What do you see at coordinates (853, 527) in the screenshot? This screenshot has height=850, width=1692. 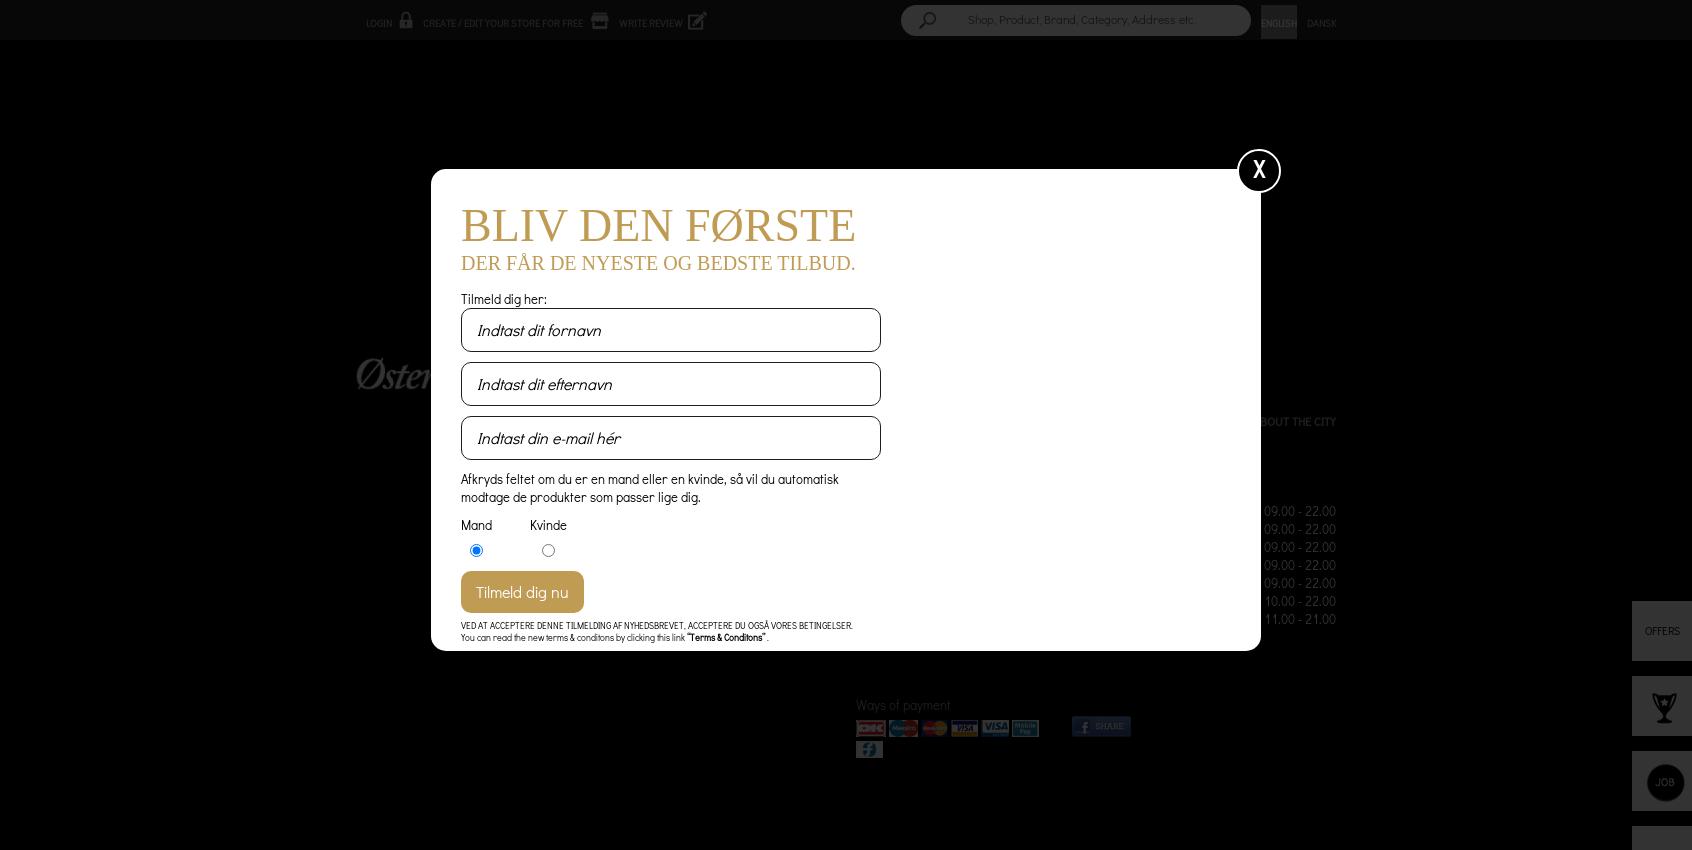 I see `'Address:'` at bounding box center [853, 527].